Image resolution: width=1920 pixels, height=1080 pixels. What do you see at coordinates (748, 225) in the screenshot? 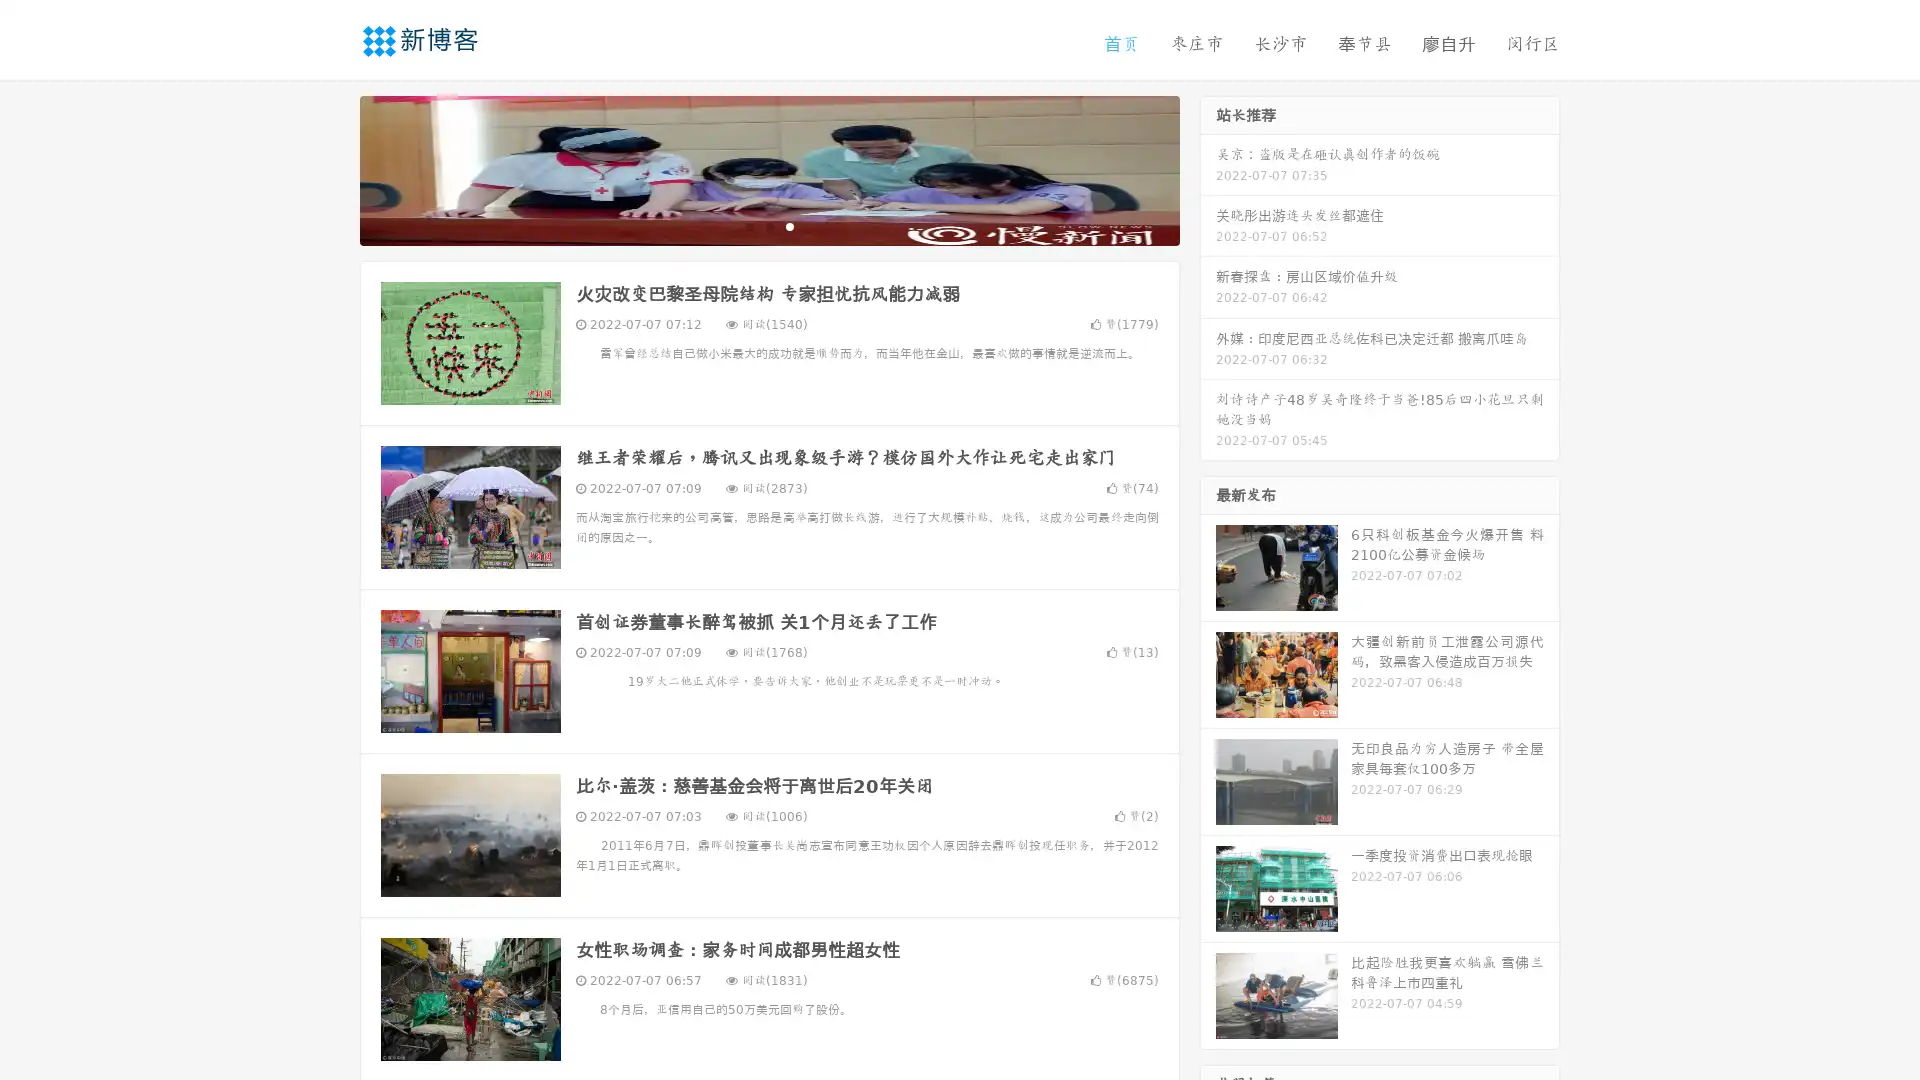
I see `Go to slide 1` at bounding box center [748, 225].